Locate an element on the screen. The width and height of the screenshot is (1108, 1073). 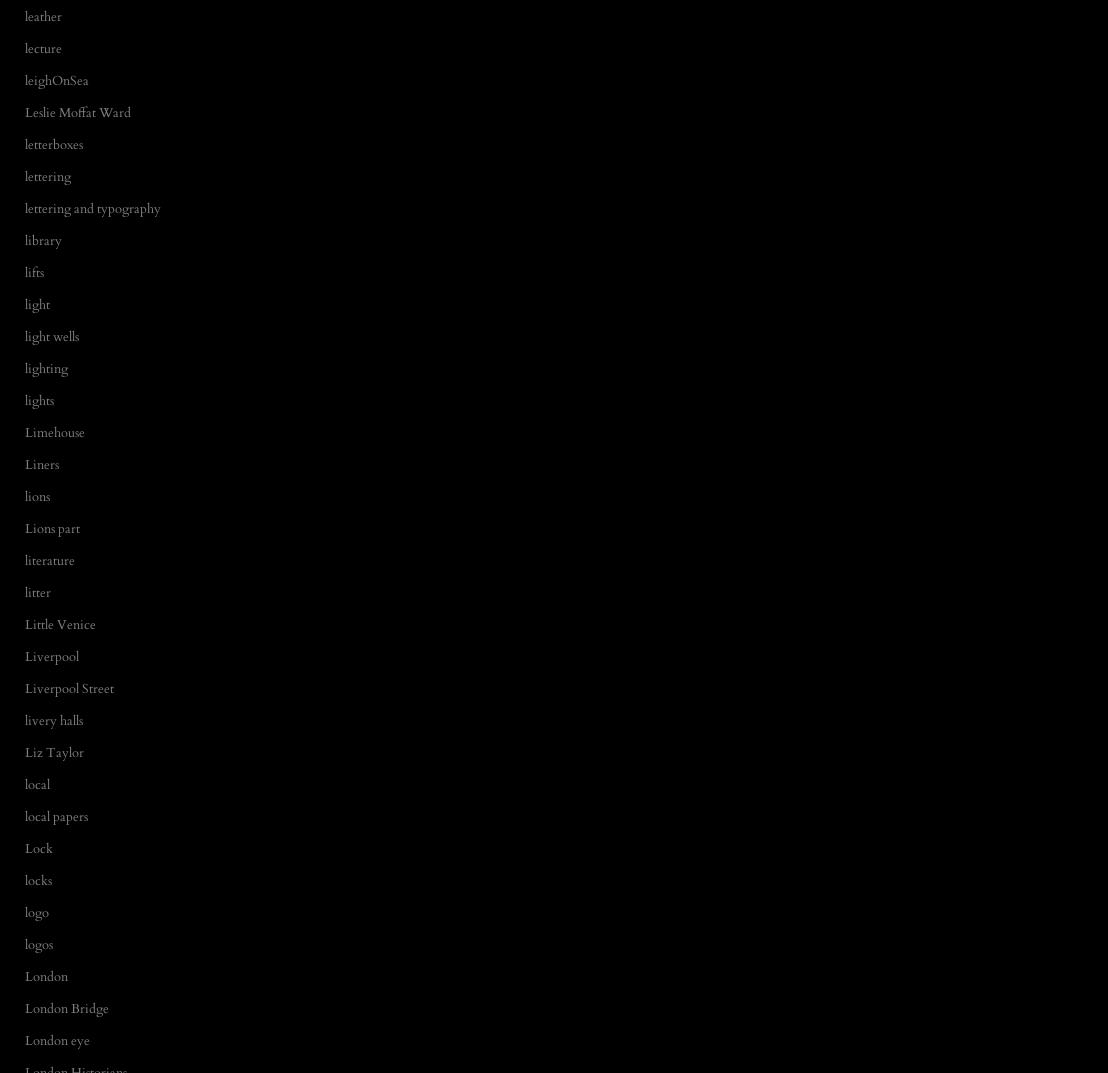
'London' is located at coordinates (46, 975).